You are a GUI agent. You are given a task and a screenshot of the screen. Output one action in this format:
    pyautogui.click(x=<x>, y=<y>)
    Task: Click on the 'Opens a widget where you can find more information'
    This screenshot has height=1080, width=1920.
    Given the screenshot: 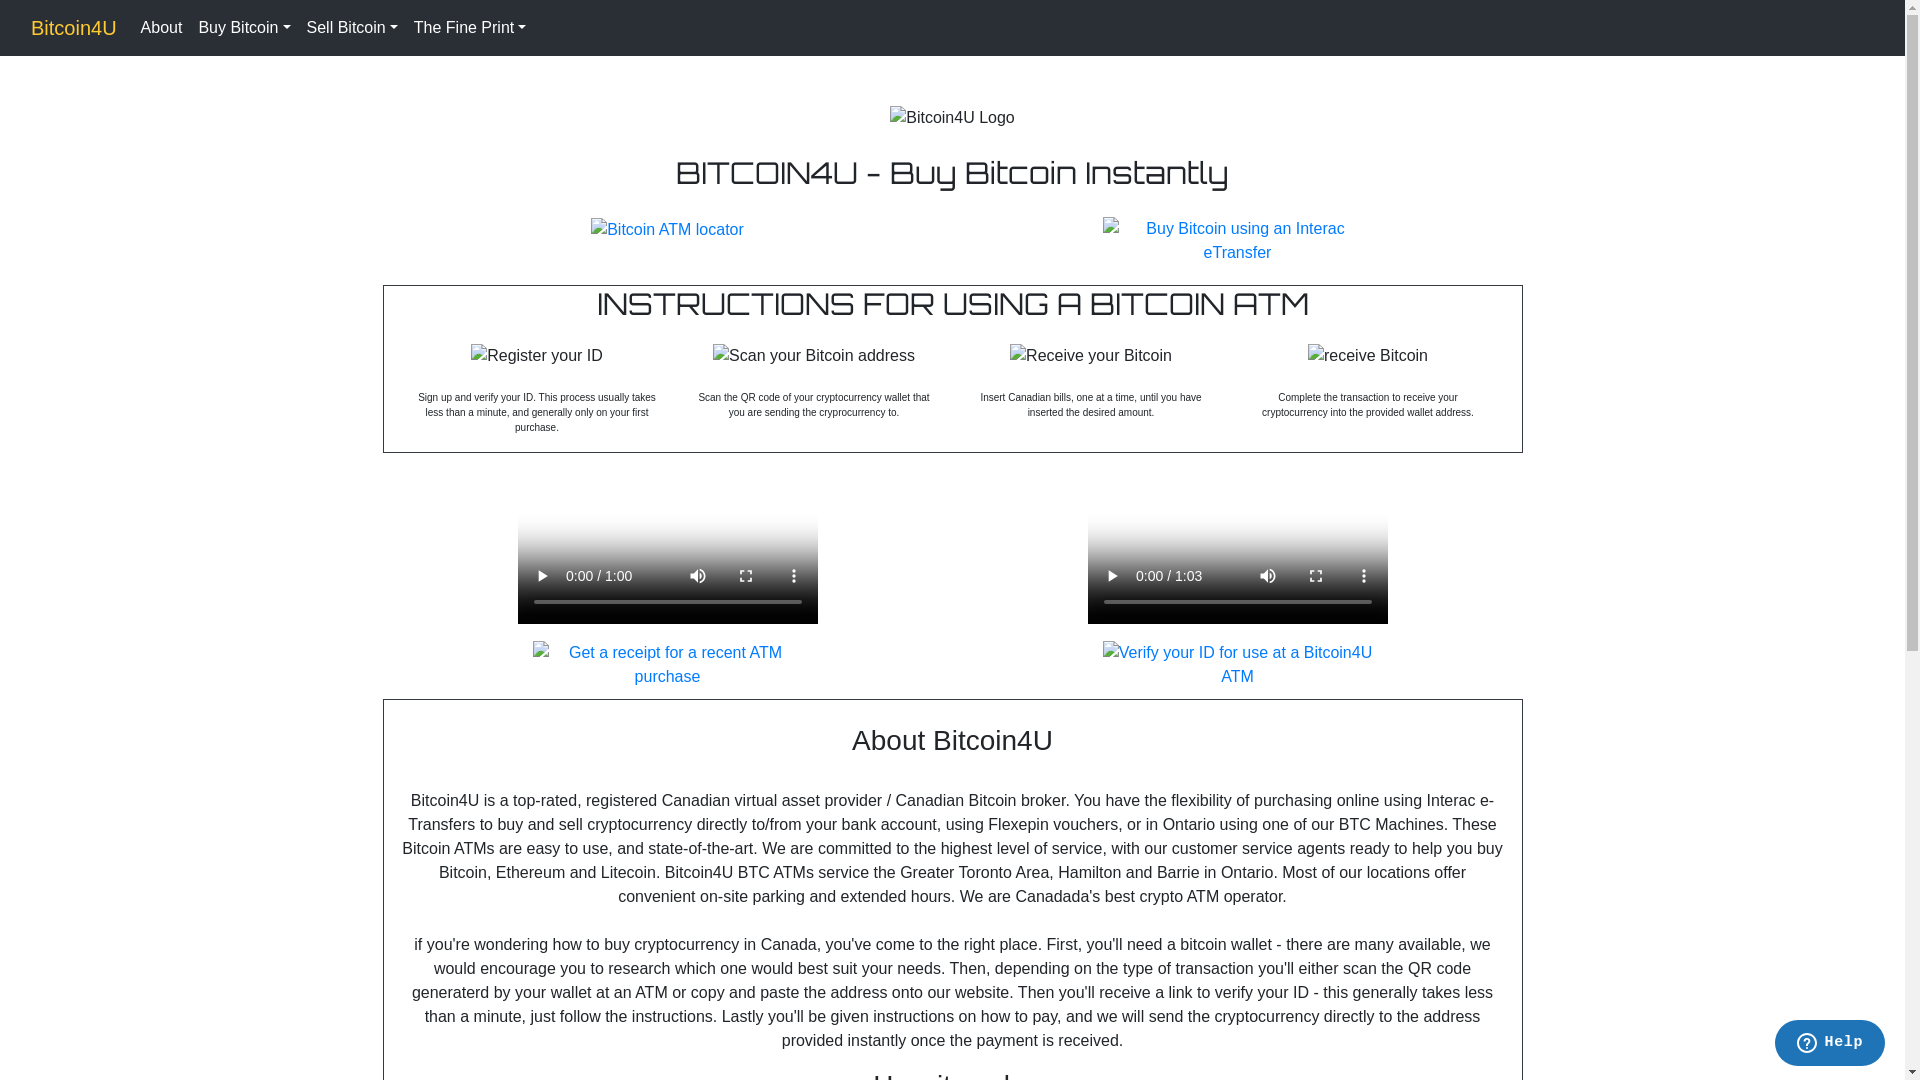 What is the action you would take?
    pyautogui.click(x=1829, y=1044)
    